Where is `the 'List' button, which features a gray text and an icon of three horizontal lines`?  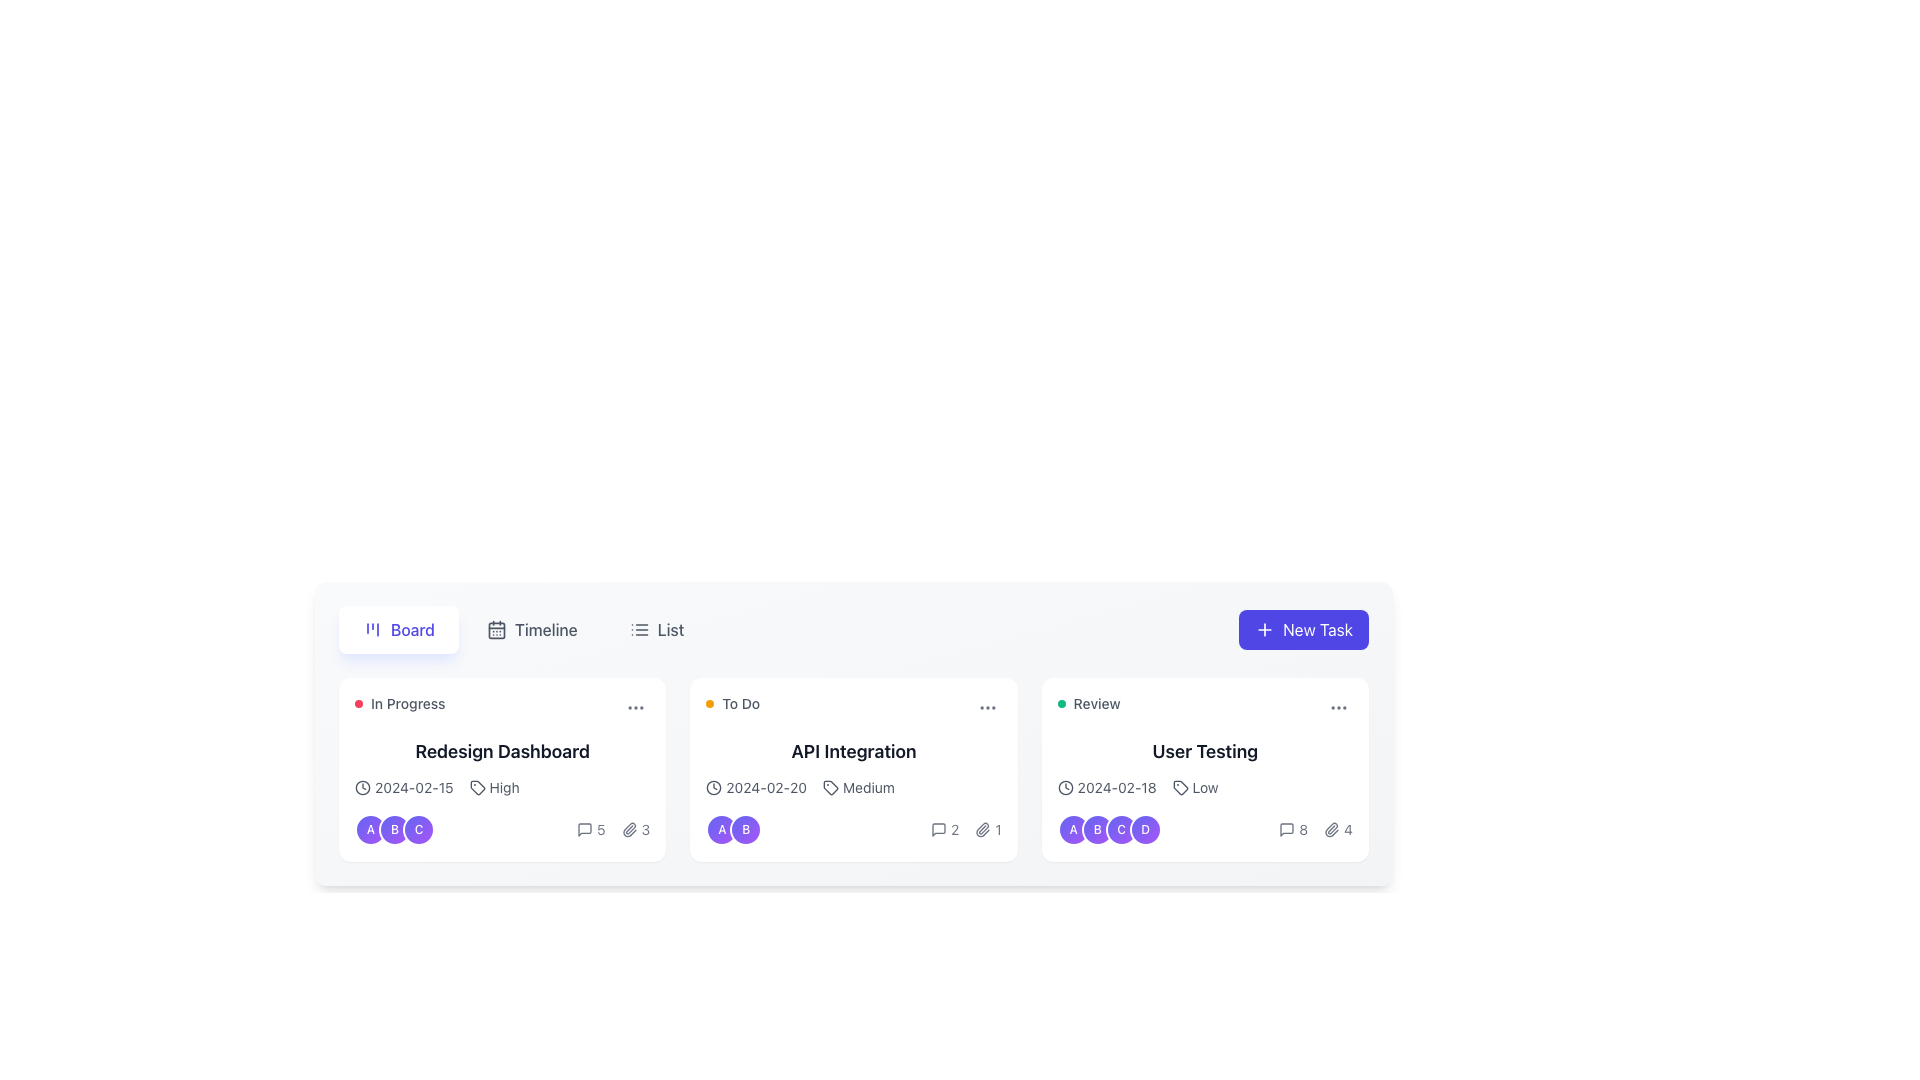 the 'List' button, which features a gray text and an icon of three horizontal lines is located at coordinates (657, 628).